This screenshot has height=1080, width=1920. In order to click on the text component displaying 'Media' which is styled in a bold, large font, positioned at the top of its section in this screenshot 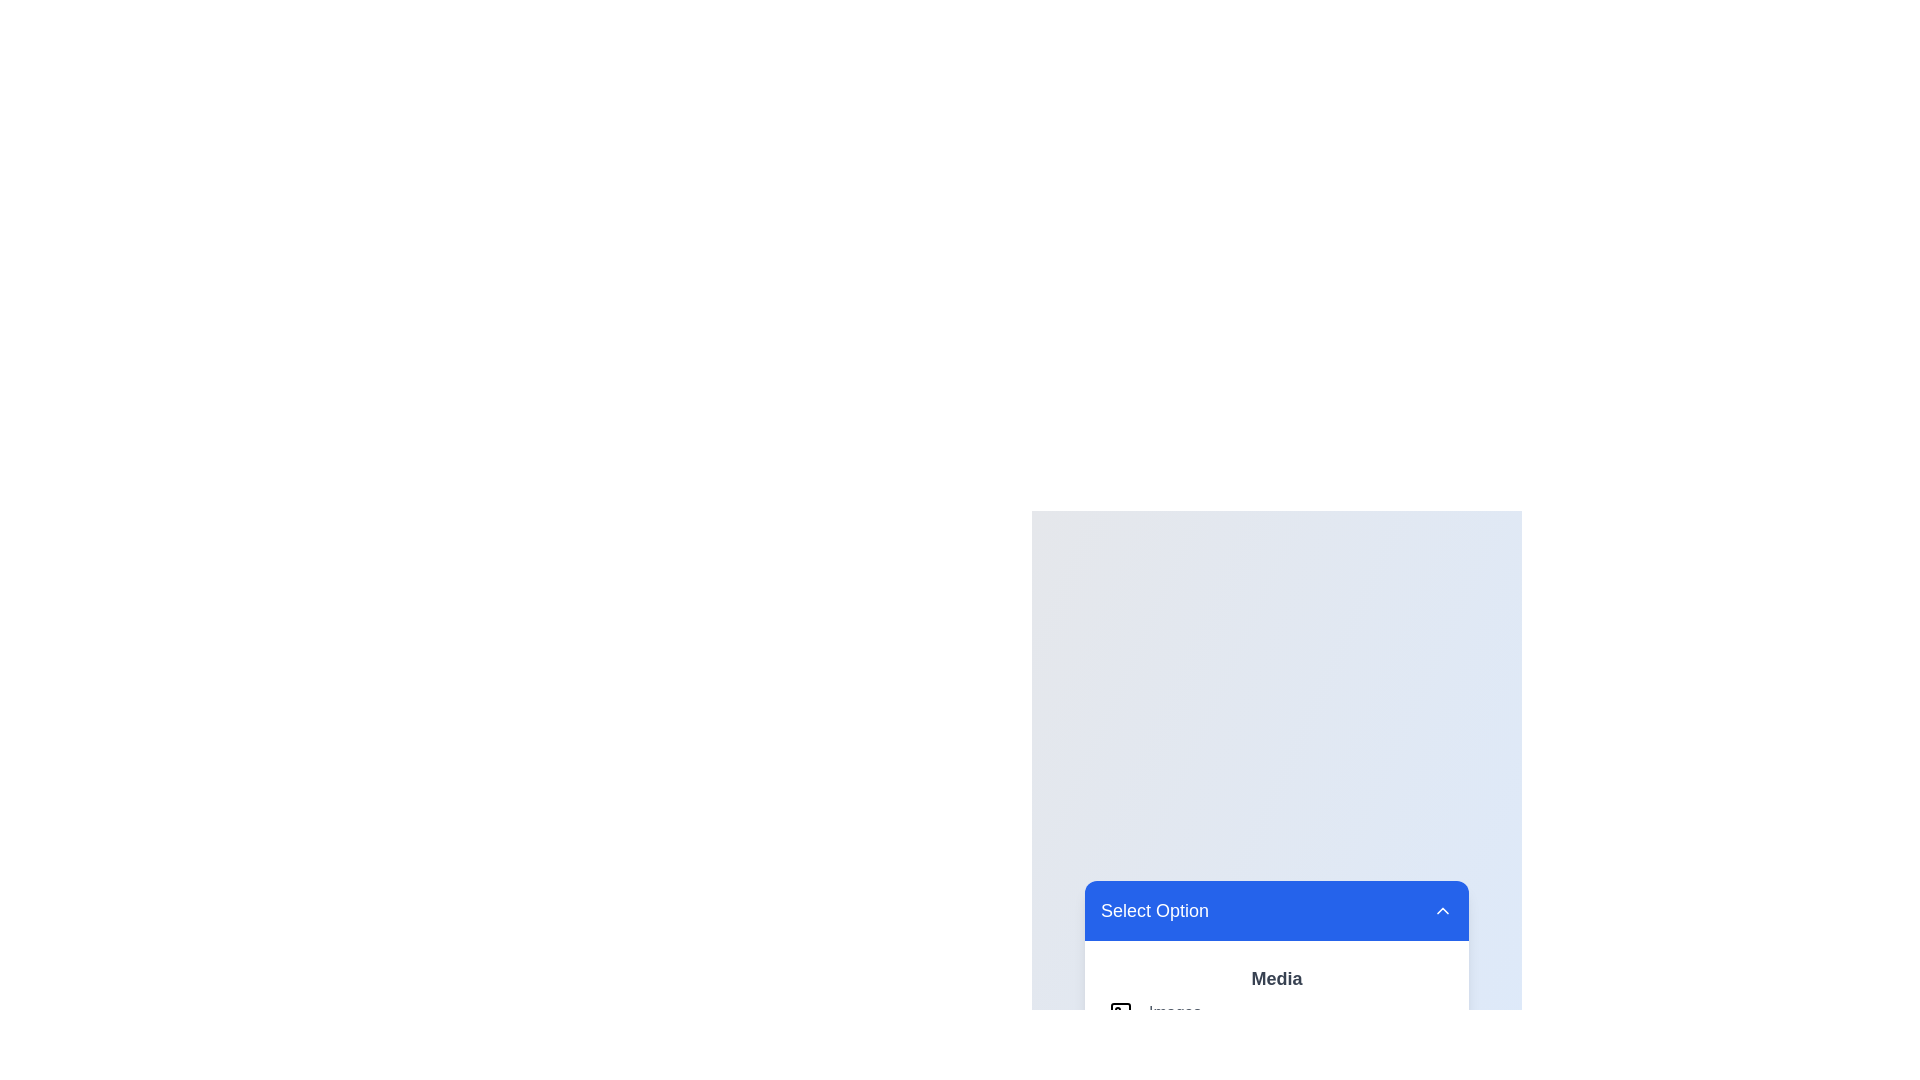, I will do `click(1275, 977)`.